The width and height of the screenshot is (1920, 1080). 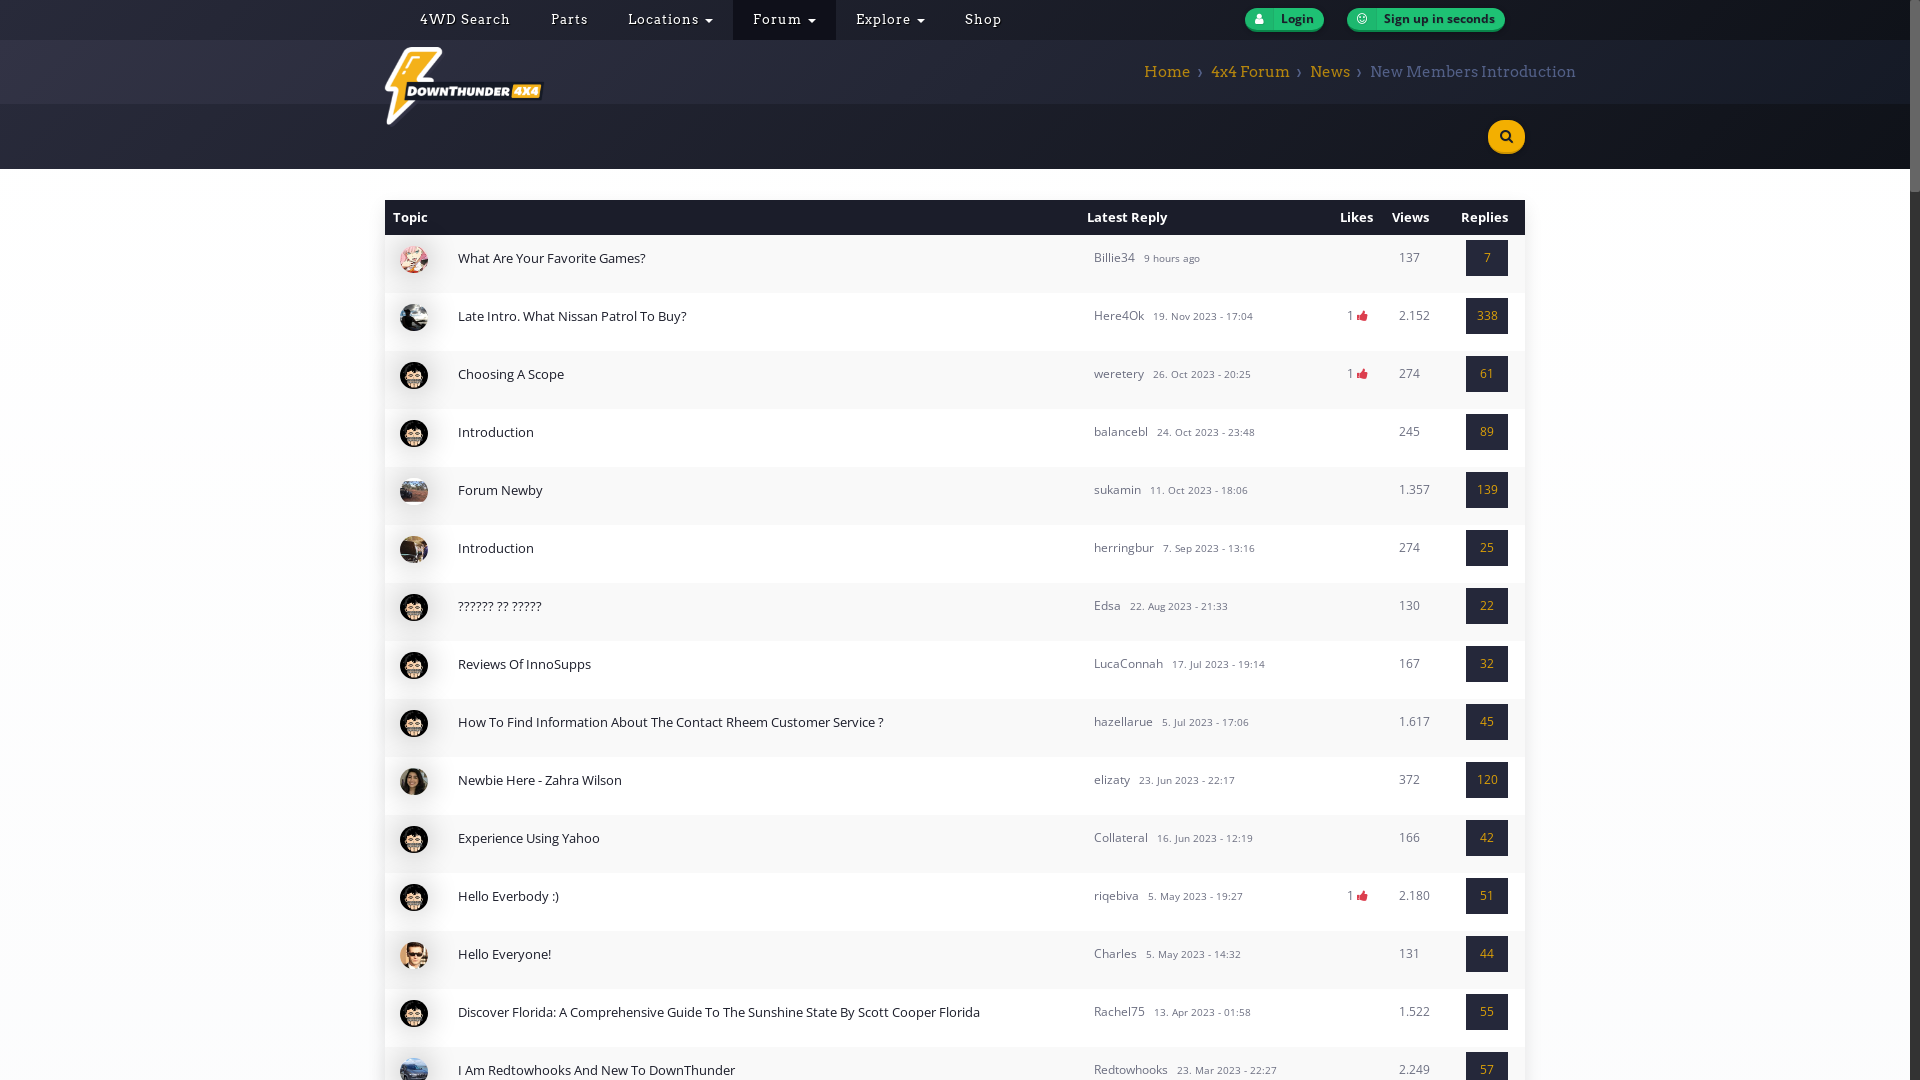 What do you see at coordinates (607, 19) in the screenshot?
I see `'Locations'` at bounding box center [607, 19].